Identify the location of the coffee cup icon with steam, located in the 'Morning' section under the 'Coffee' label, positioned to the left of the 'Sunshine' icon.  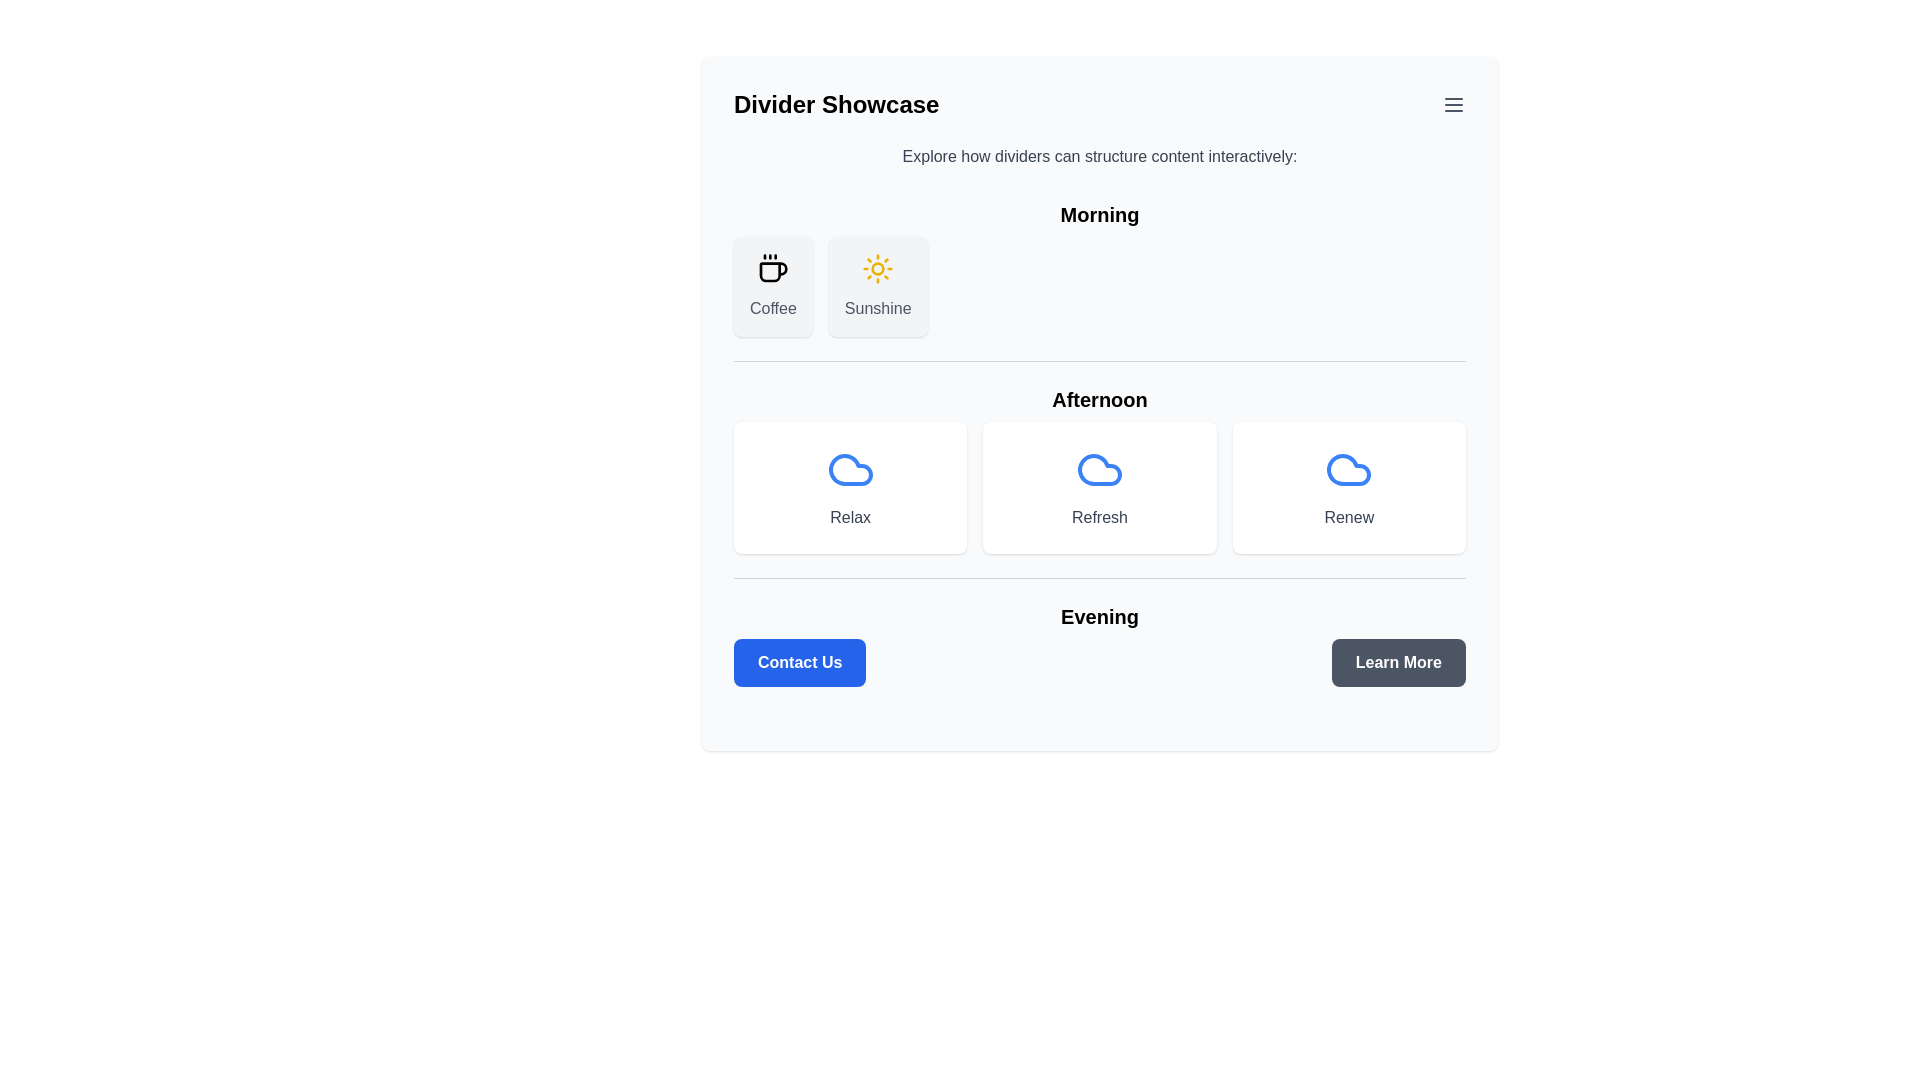
(772, 268).